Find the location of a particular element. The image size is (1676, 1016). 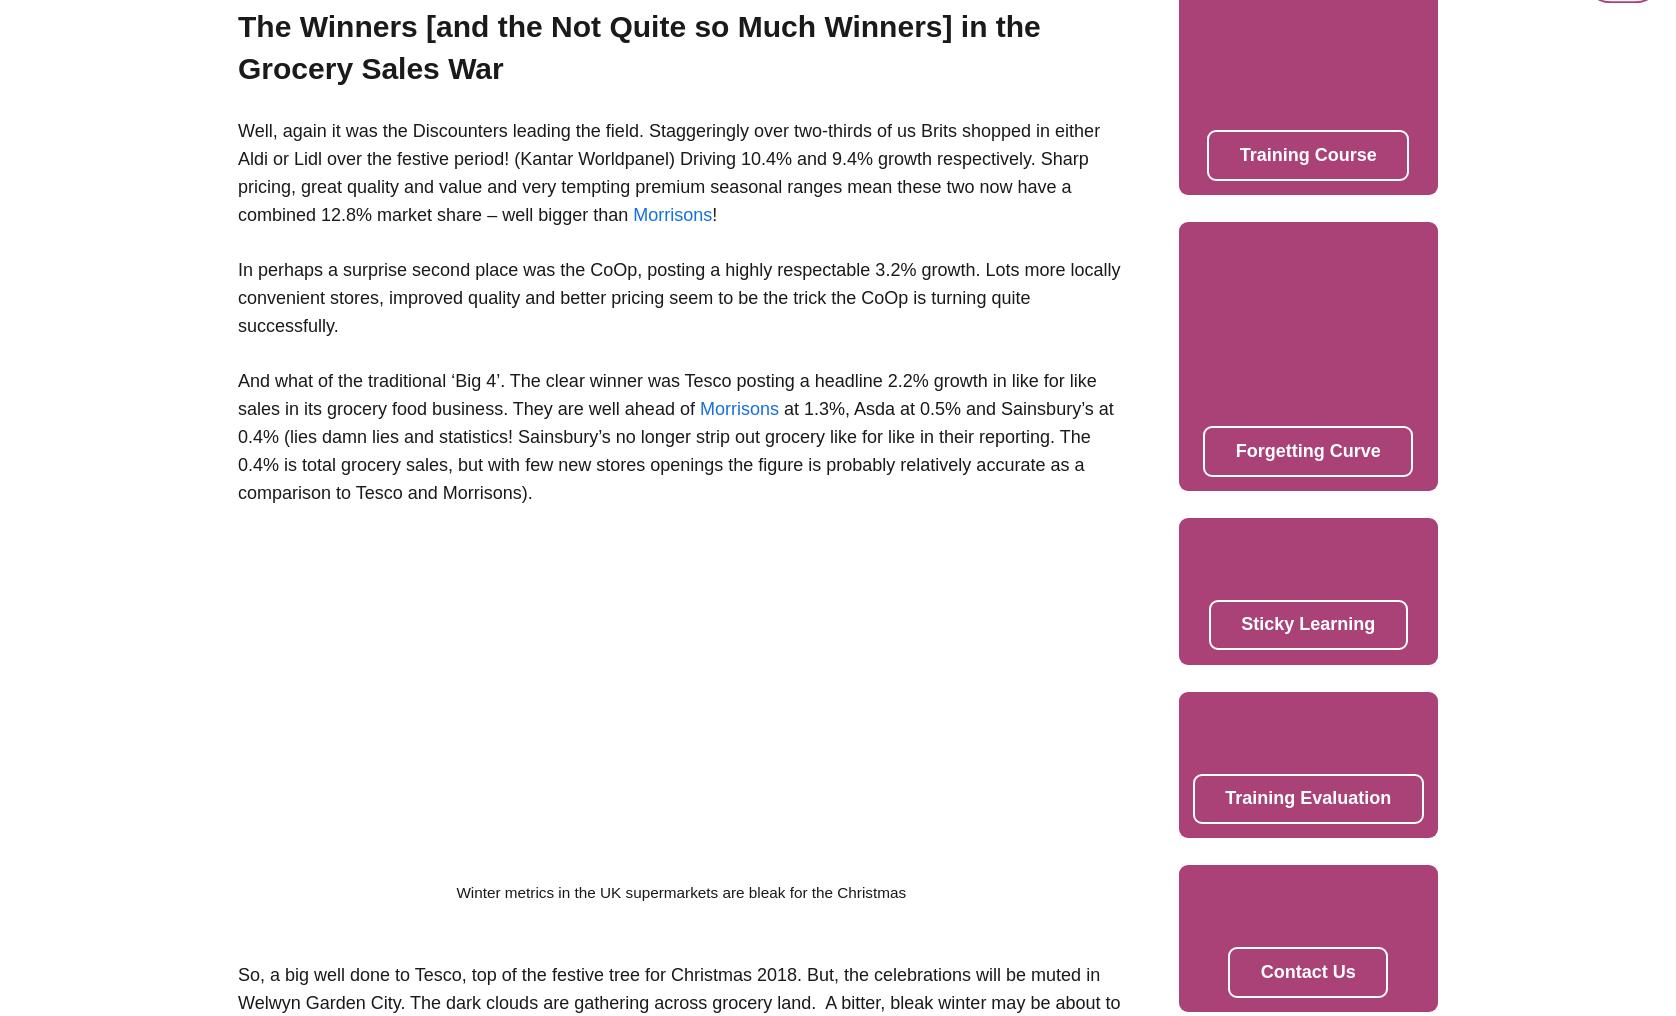

'The Winners [and the Not Quite so Much Winners] in the Grocery Sales War' is located at coordinates (638, 46).